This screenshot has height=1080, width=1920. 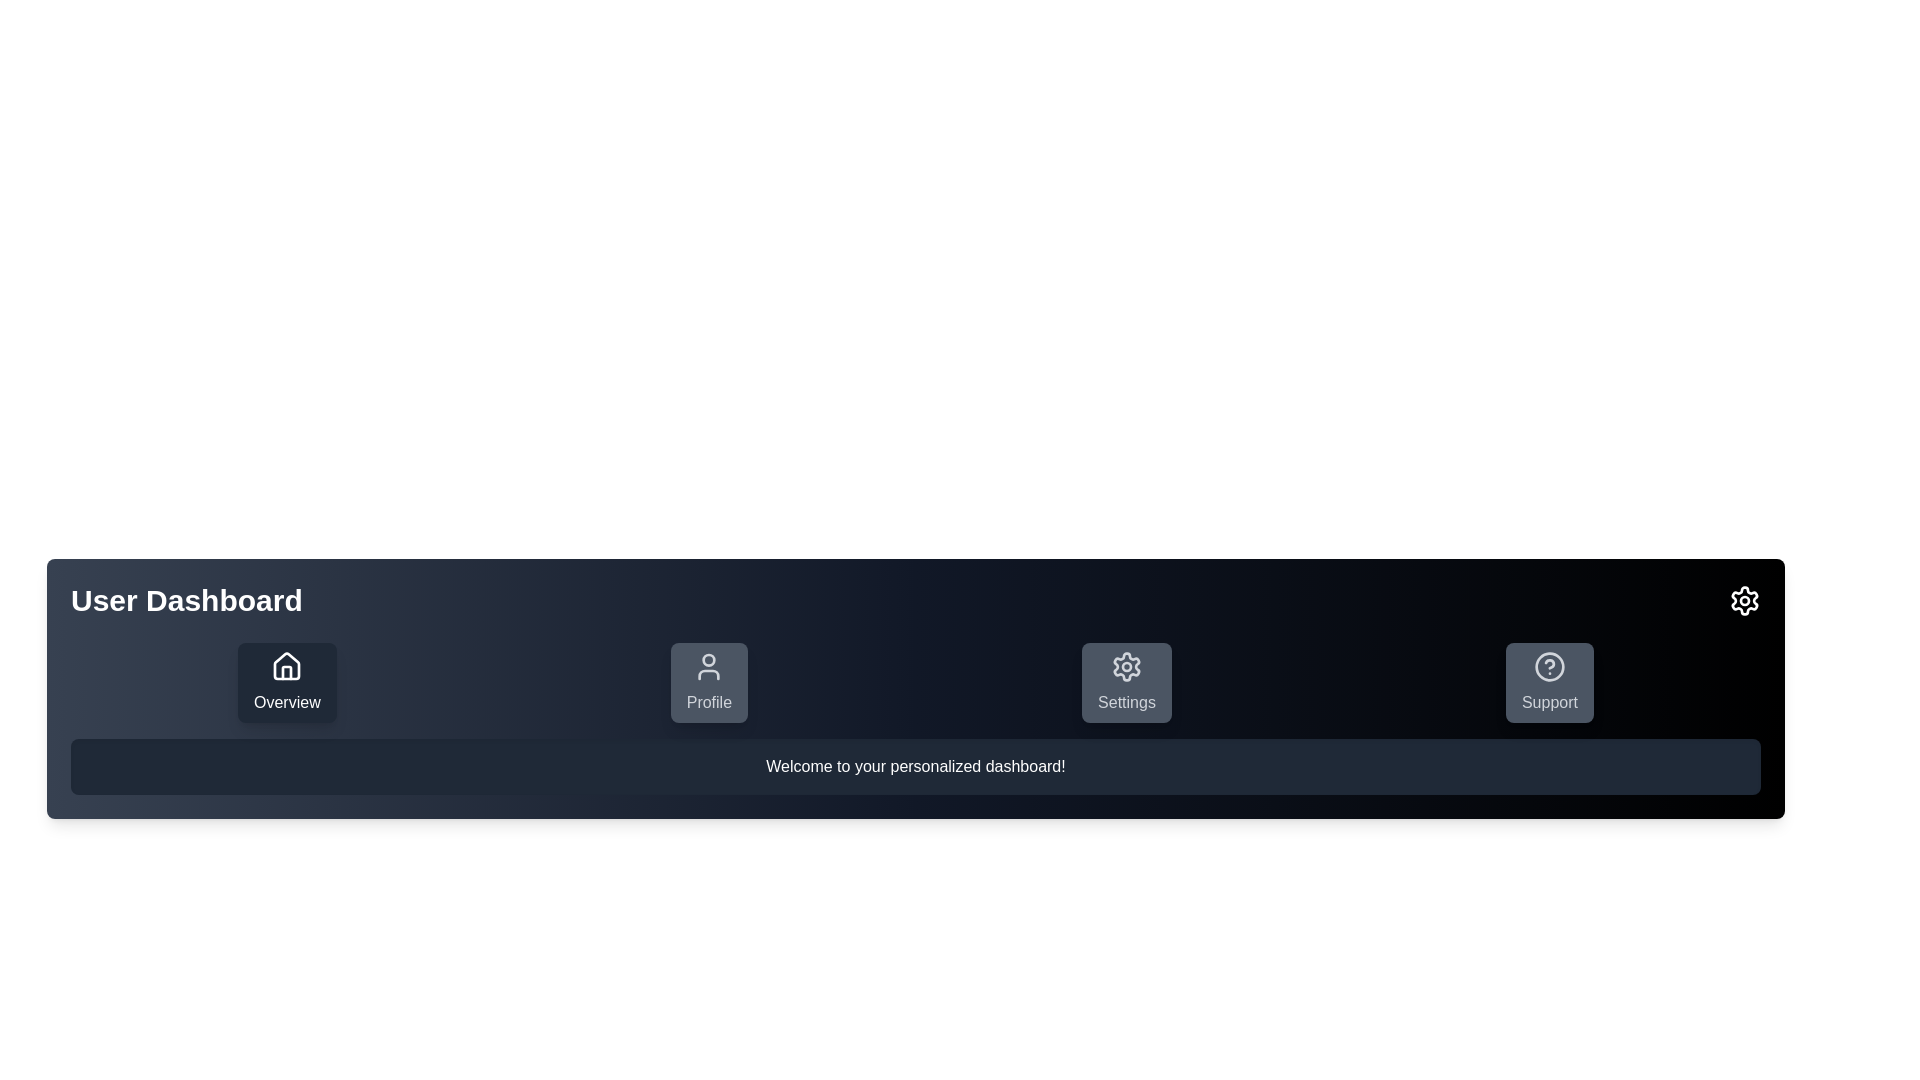 I want to click on the leftmost Label or Text Display element that serves as a title or heading for the interface, so click(x=186, y=600).